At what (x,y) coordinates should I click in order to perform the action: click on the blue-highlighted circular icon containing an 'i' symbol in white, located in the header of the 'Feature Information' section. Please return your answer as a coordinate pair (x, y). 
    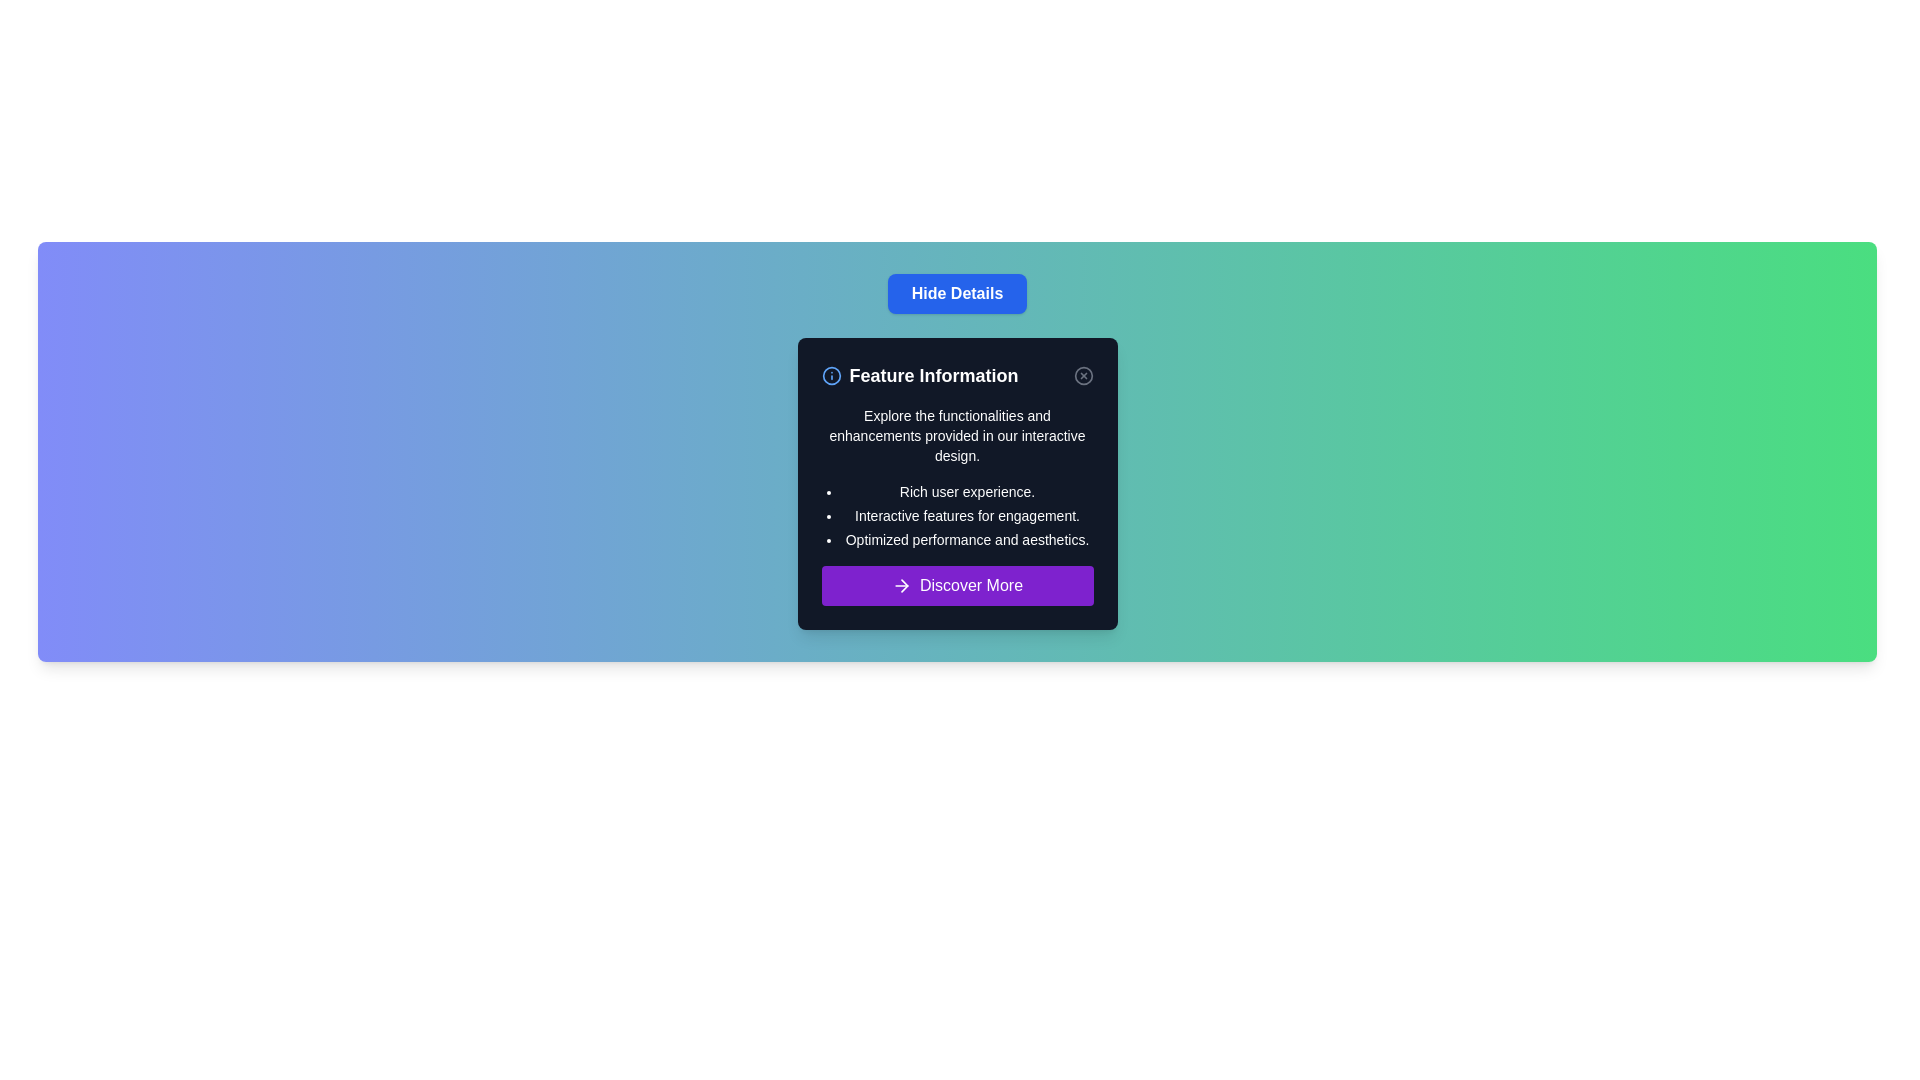
    Looking at the image, I should click on (831, 375).